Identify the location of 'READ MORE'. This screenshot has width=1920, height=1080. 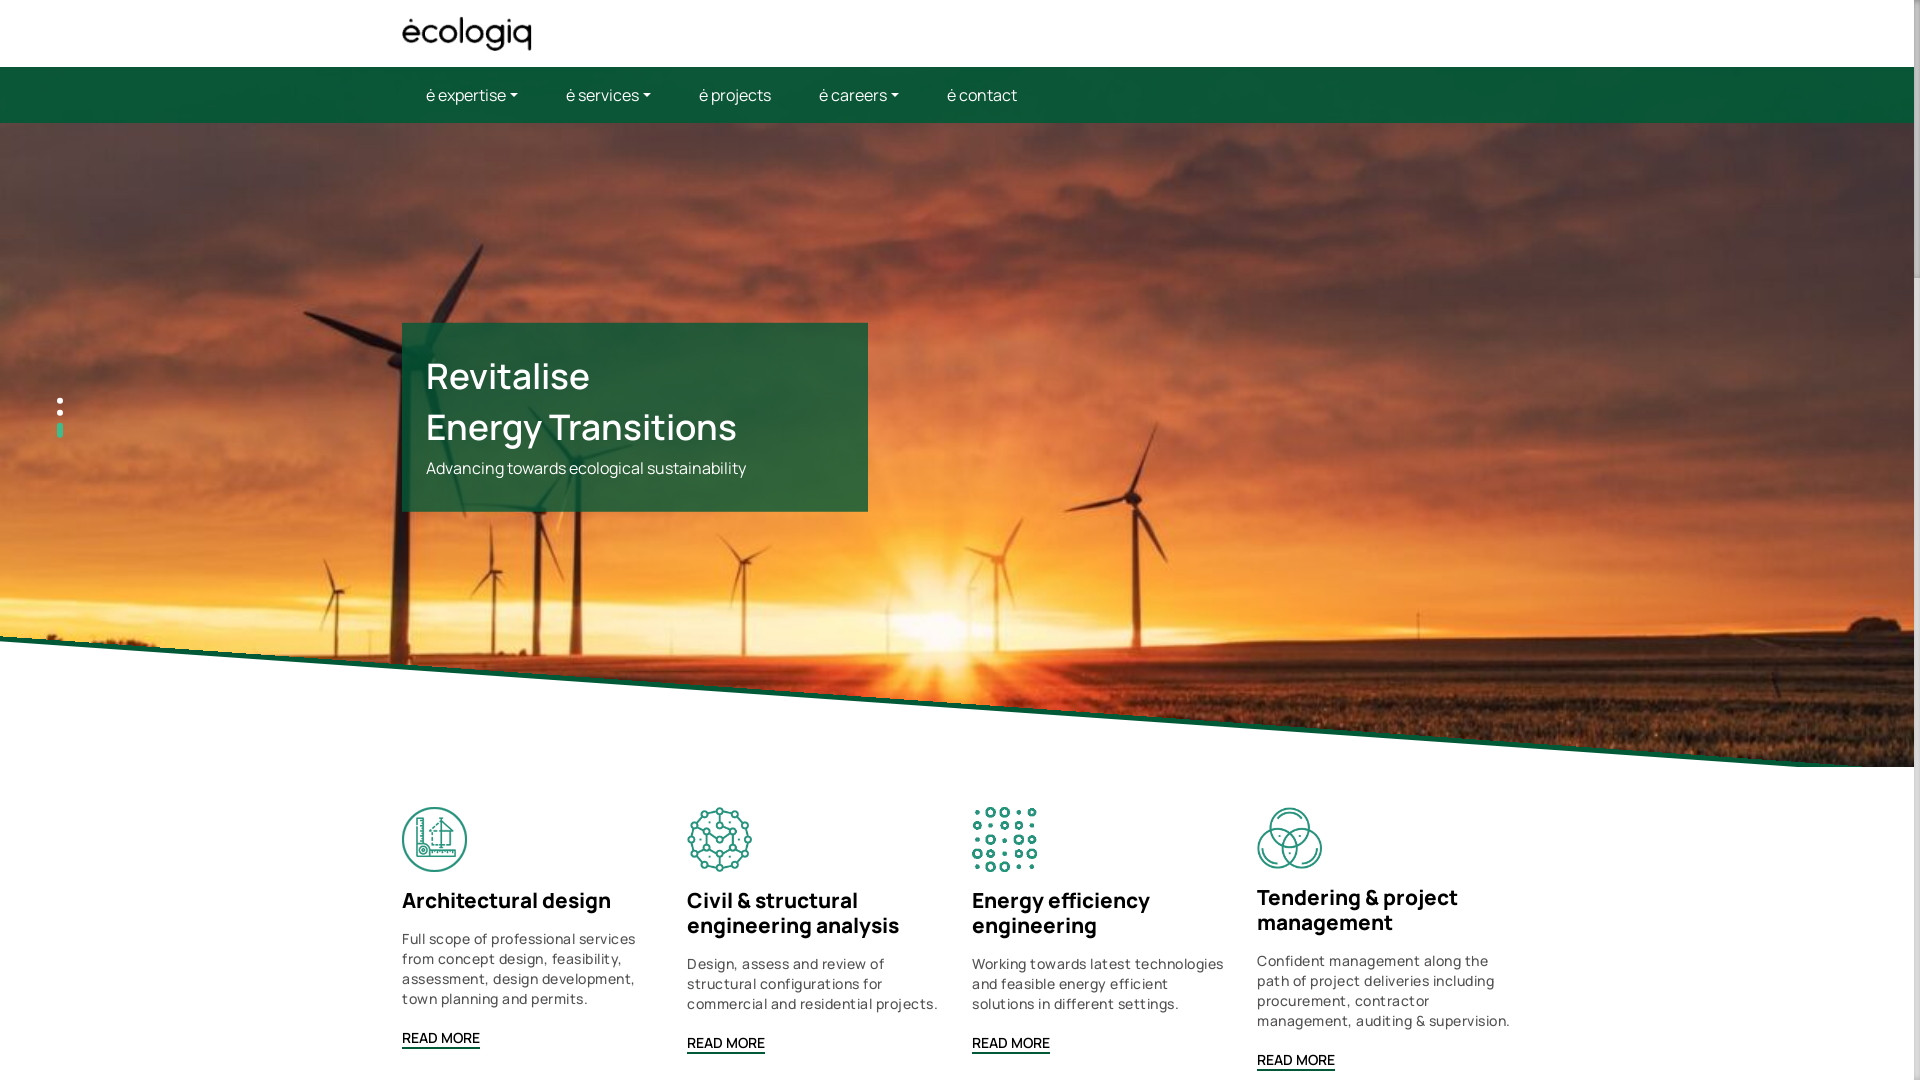
(1011, 1042).